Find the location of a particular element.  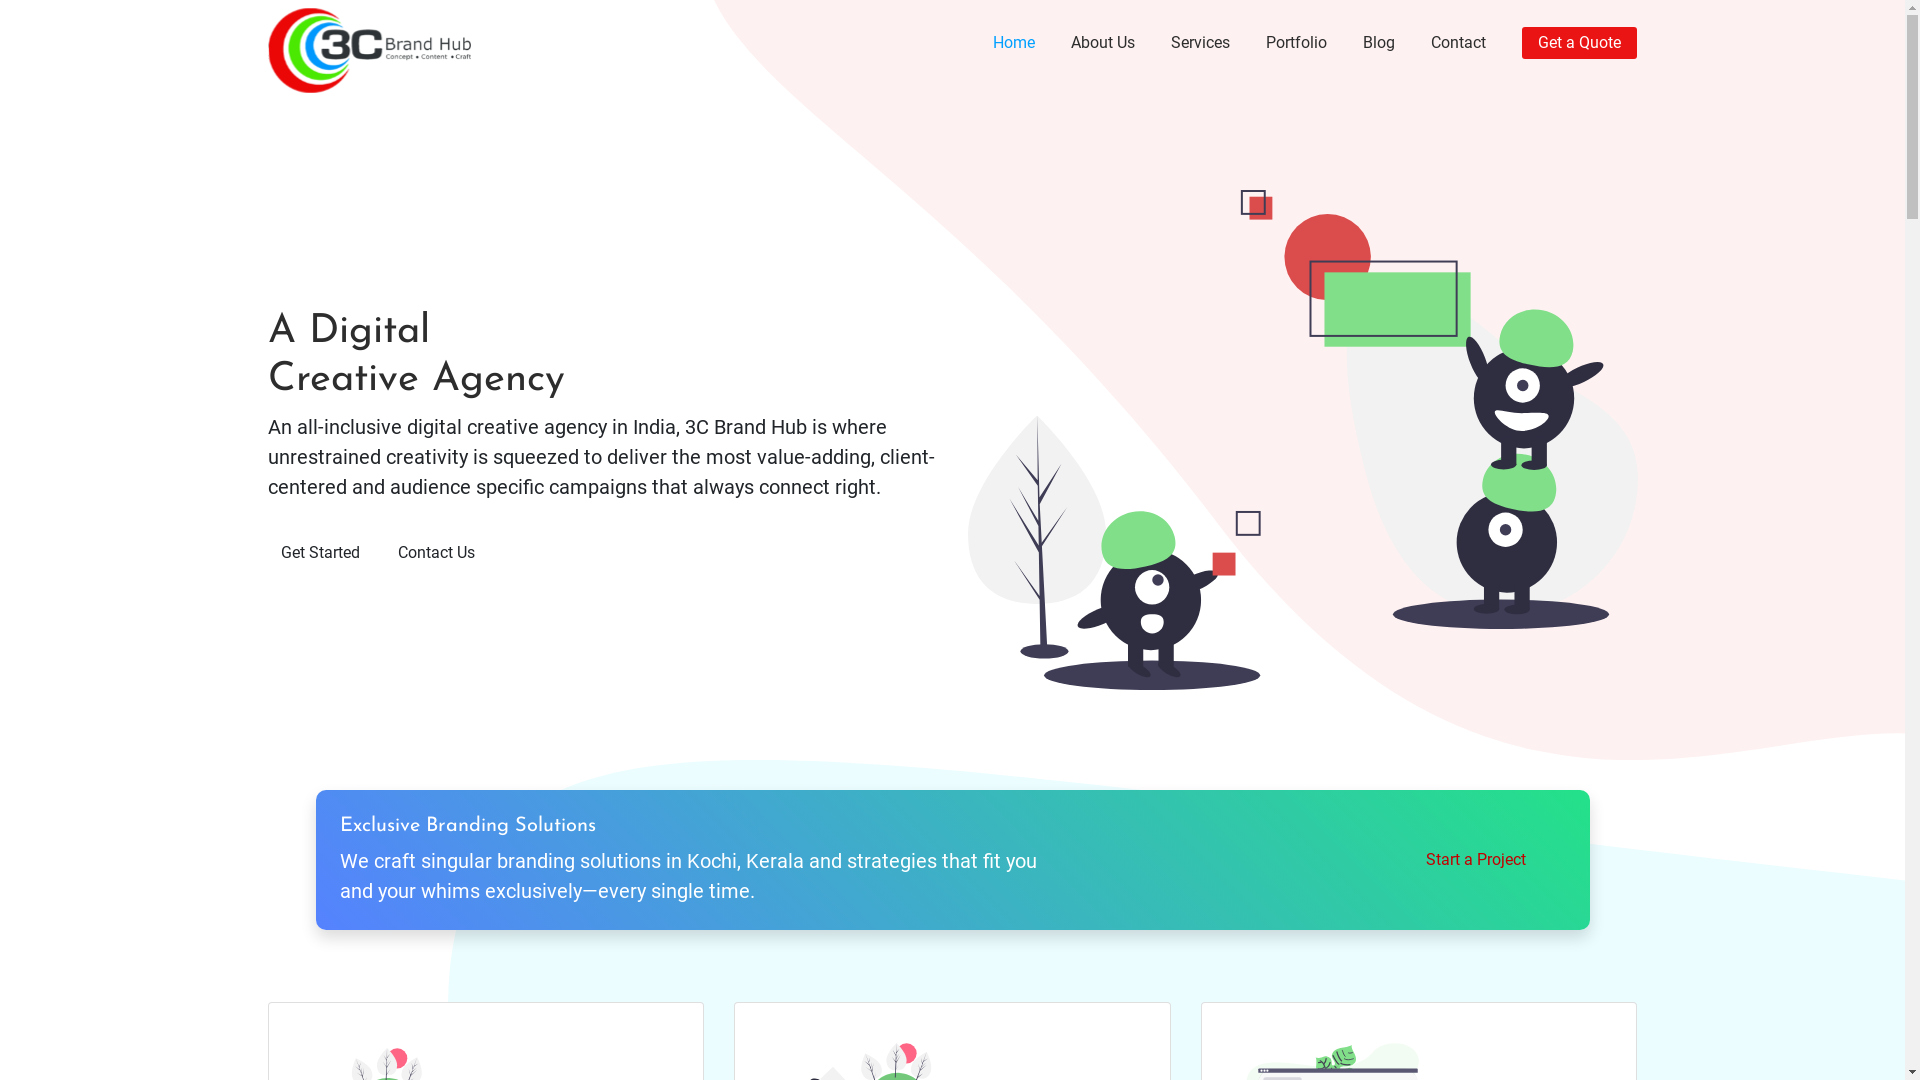

'About Us' is located at coordinates (1069, 42).